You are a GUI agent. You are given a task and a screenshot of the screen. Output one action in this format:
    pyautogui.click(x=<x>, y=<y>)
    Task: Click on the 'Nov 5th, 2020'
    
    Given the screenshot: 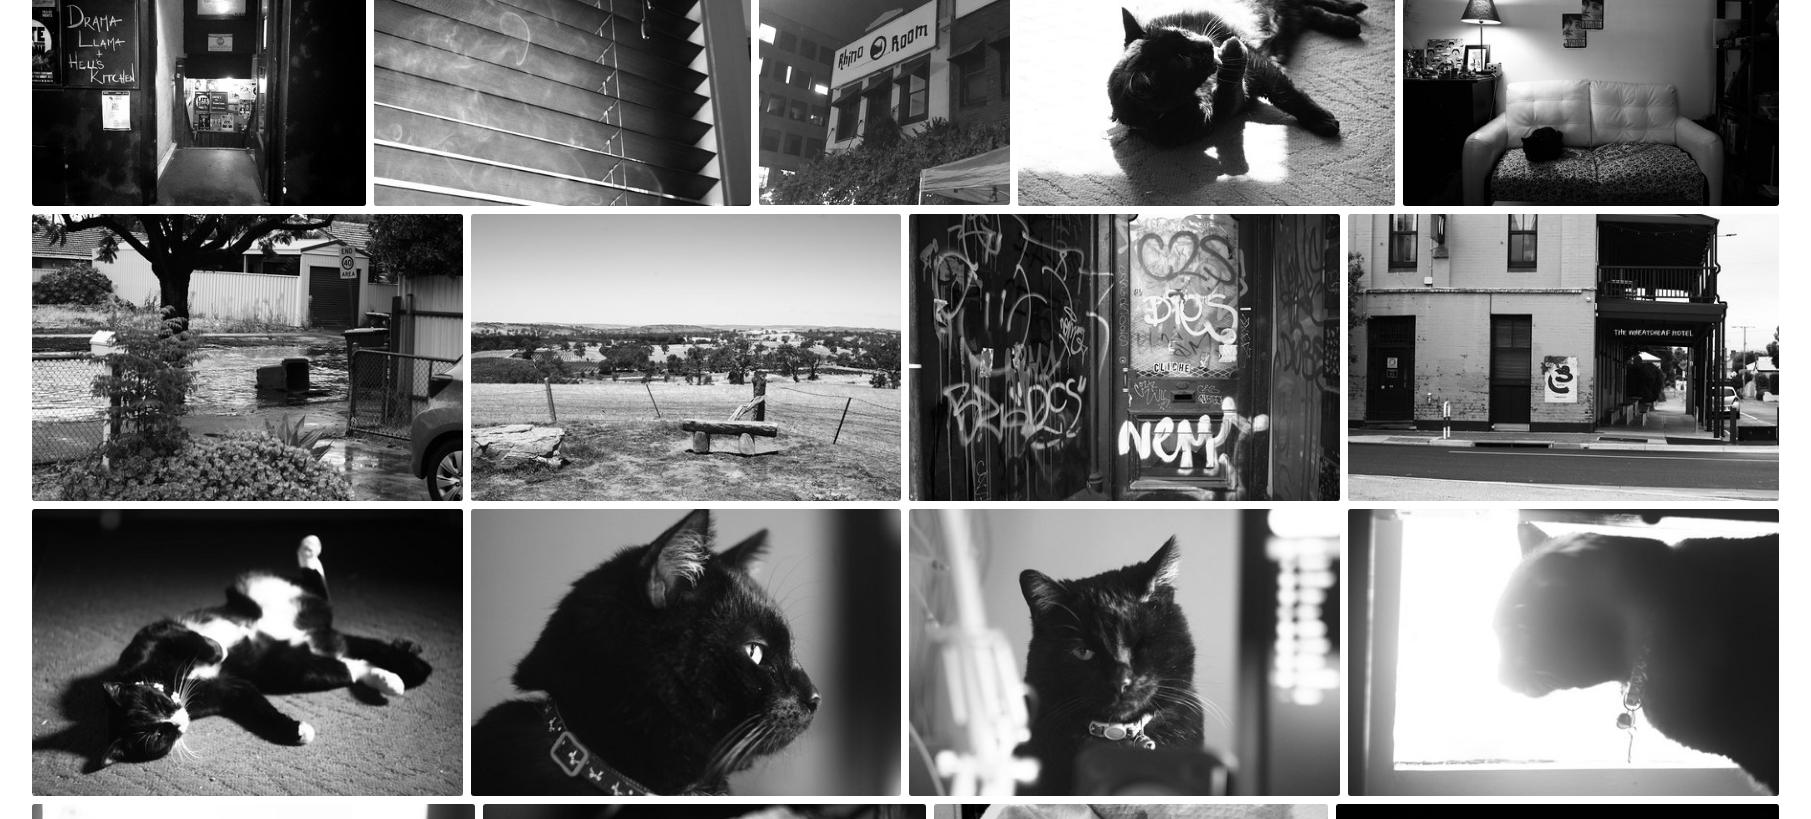 What is the action you would take?
    pyautogui.click(x=1395, y=522)
    